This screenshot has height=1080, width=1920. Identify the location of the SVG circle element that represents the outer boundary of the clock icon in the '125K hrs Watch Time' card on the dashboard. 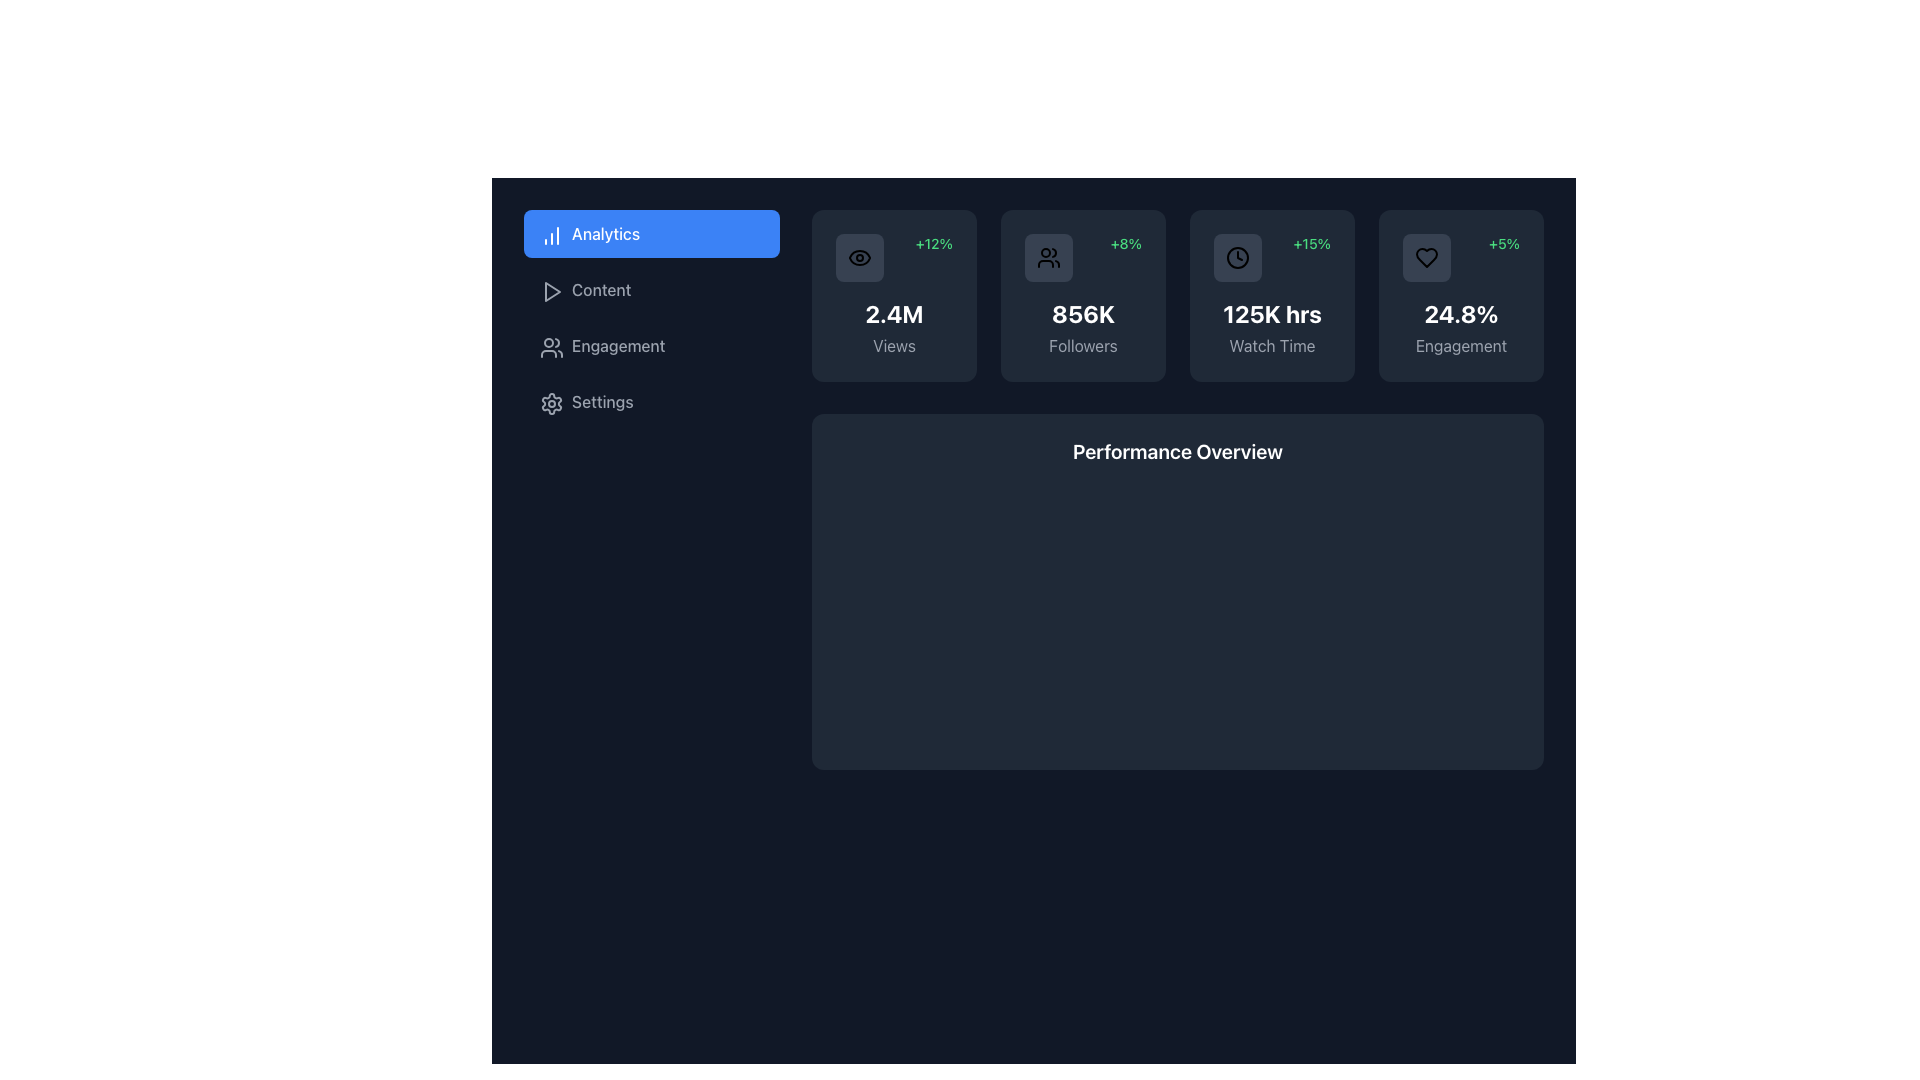
(1237, 257).